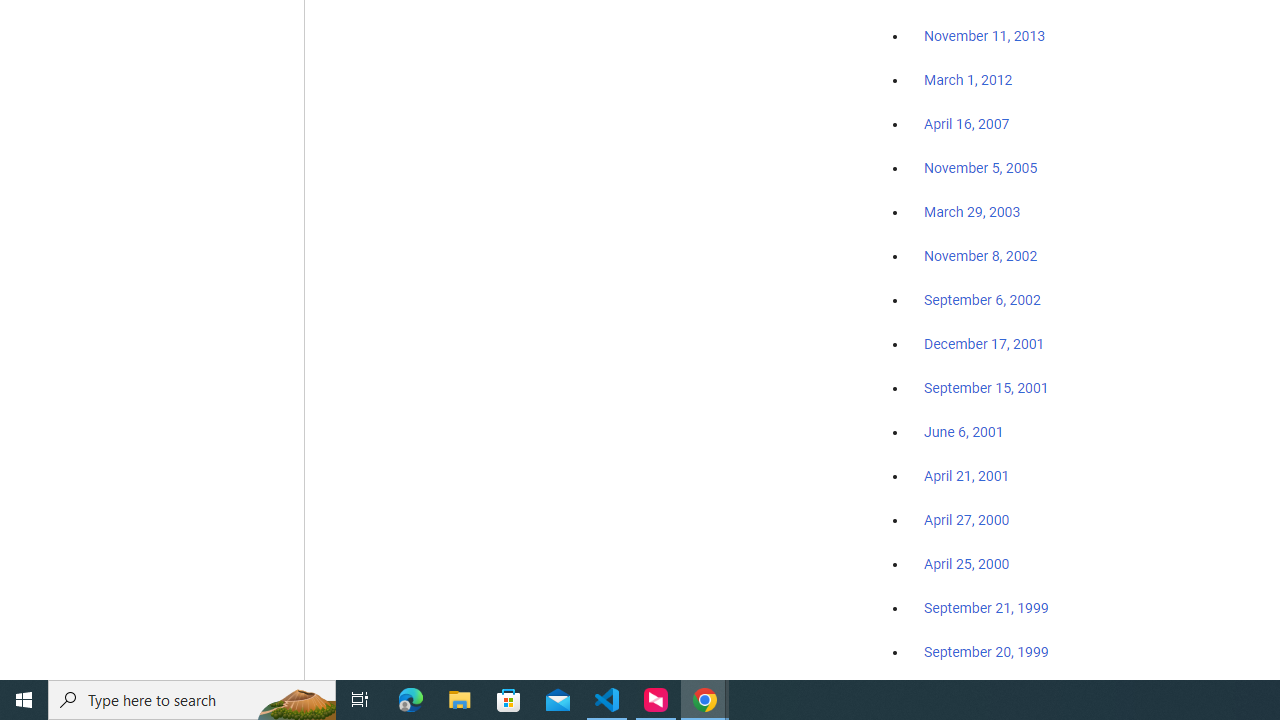  Describe the element at coordinates (986, 651) in the screenshot. I see `'September 20, 1999'` at that location.